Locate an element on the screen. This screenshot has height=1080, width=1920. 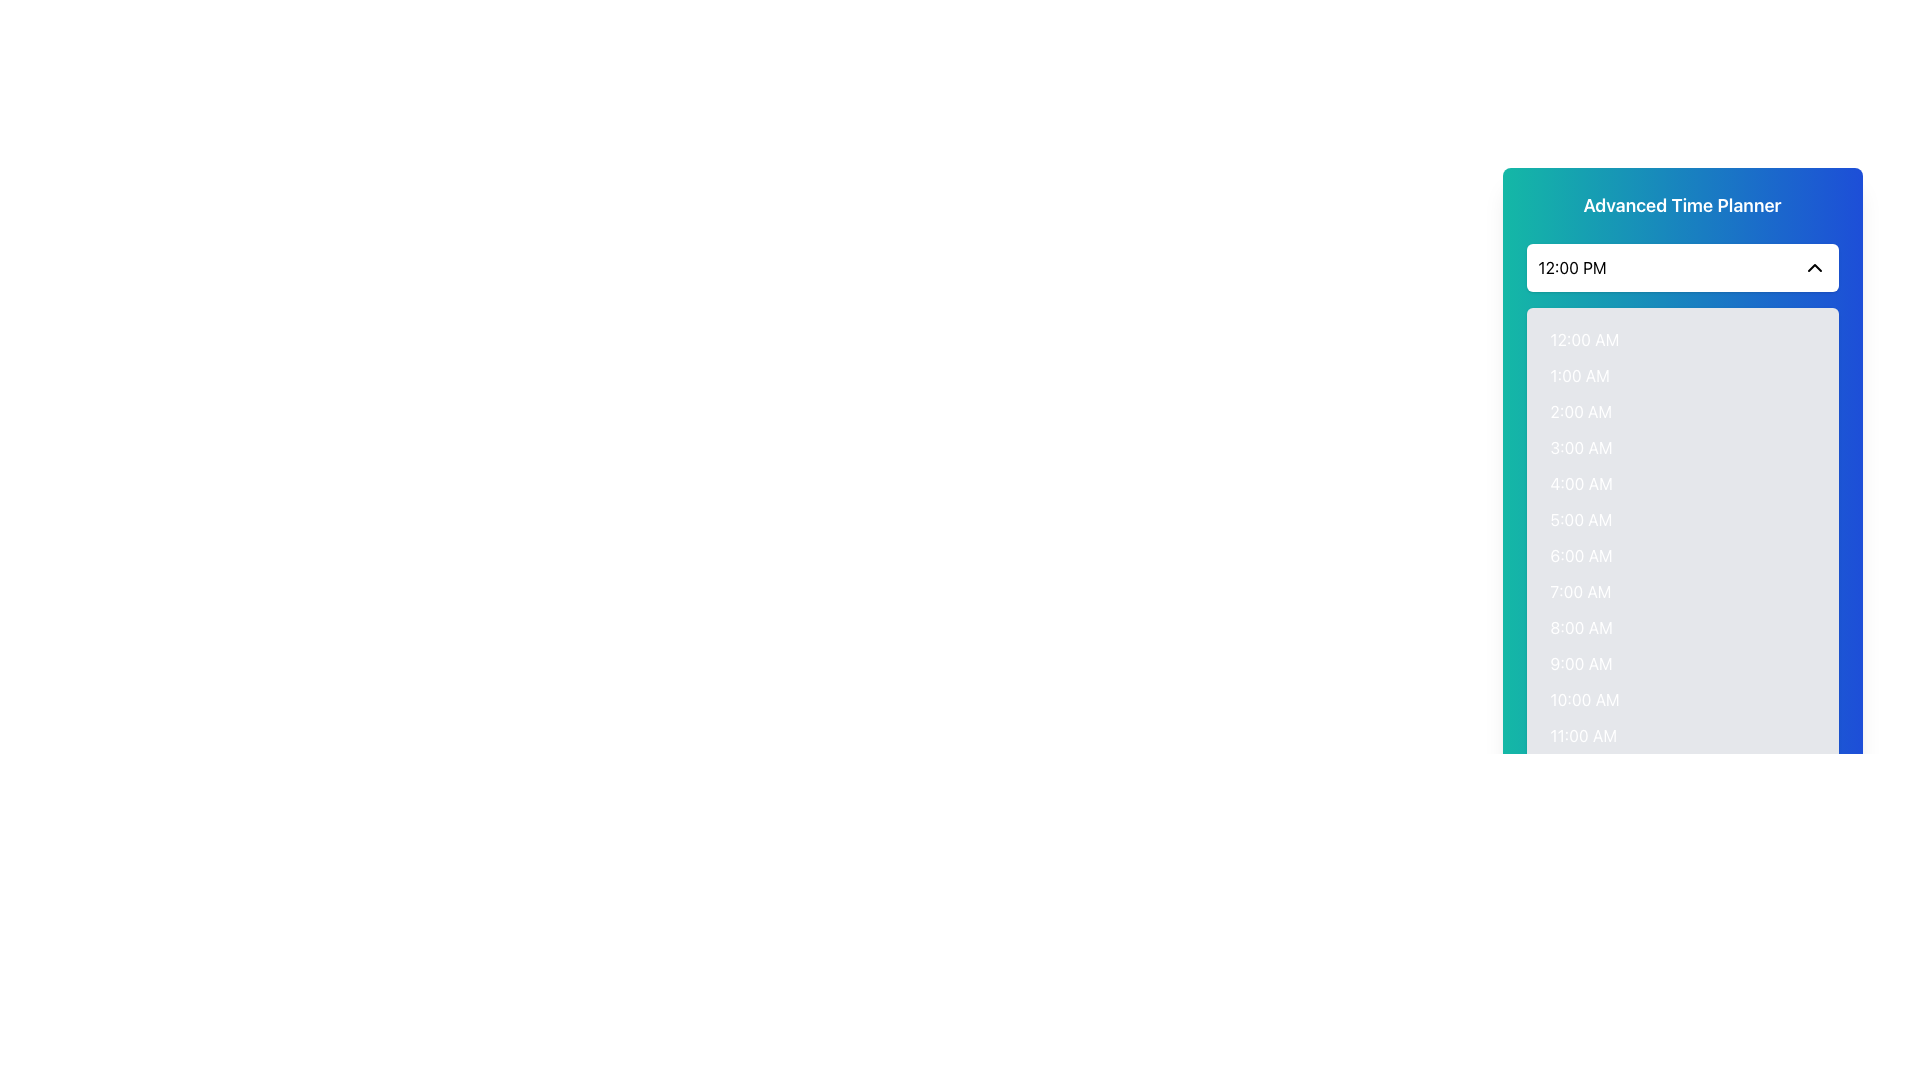
the '8:00 AM' selectable time option button within the dropdown list is located at coordinates (1681, 627).